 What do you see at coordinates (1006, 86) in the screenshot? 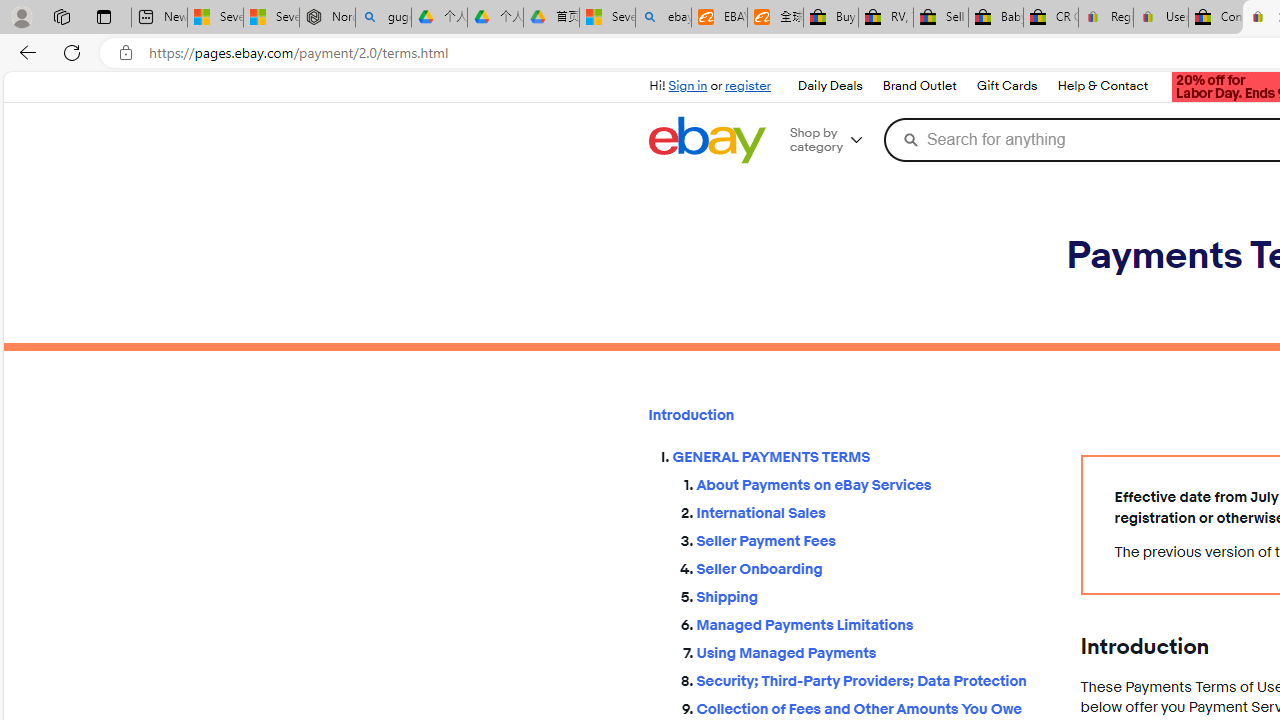
I see `'Gift Cards'` at bounding box center [1006, 86].